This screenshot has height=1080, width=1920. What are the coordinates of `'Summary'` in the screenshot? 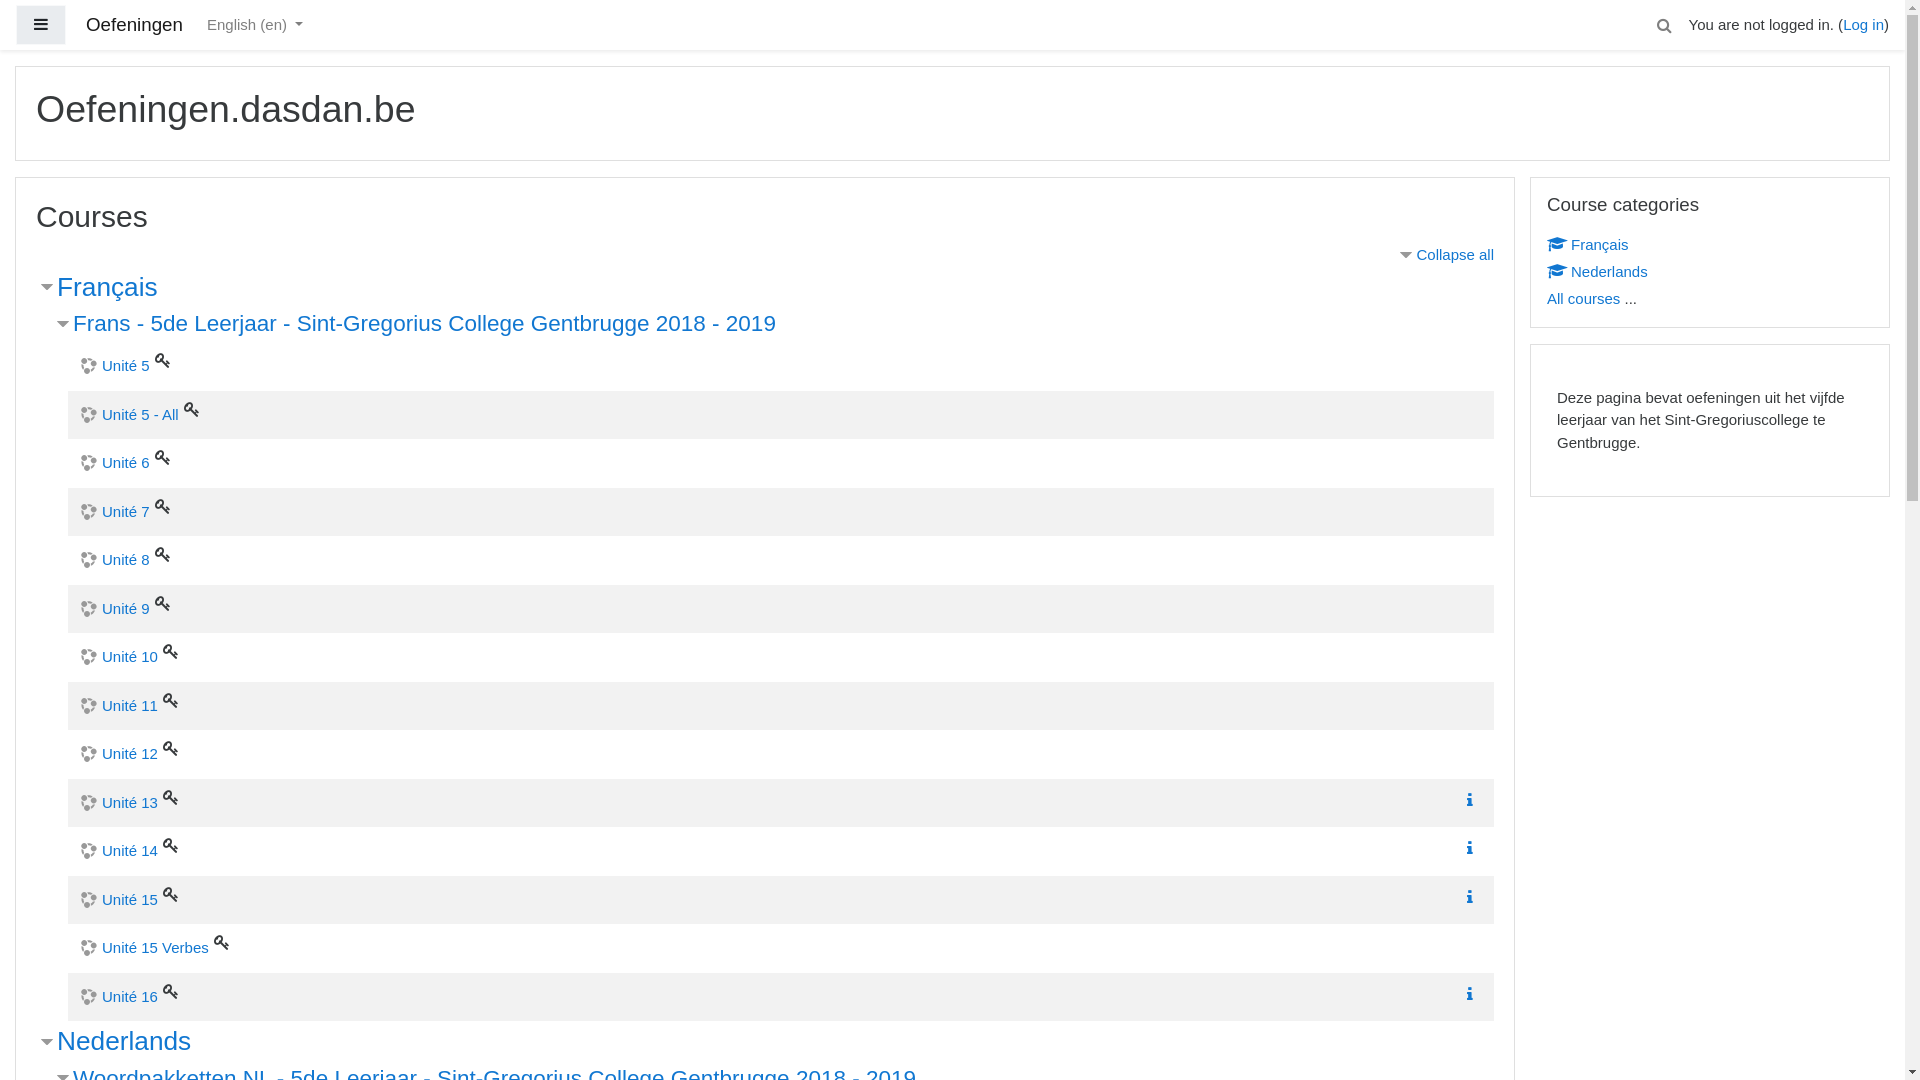 It's located at (1469, 798).